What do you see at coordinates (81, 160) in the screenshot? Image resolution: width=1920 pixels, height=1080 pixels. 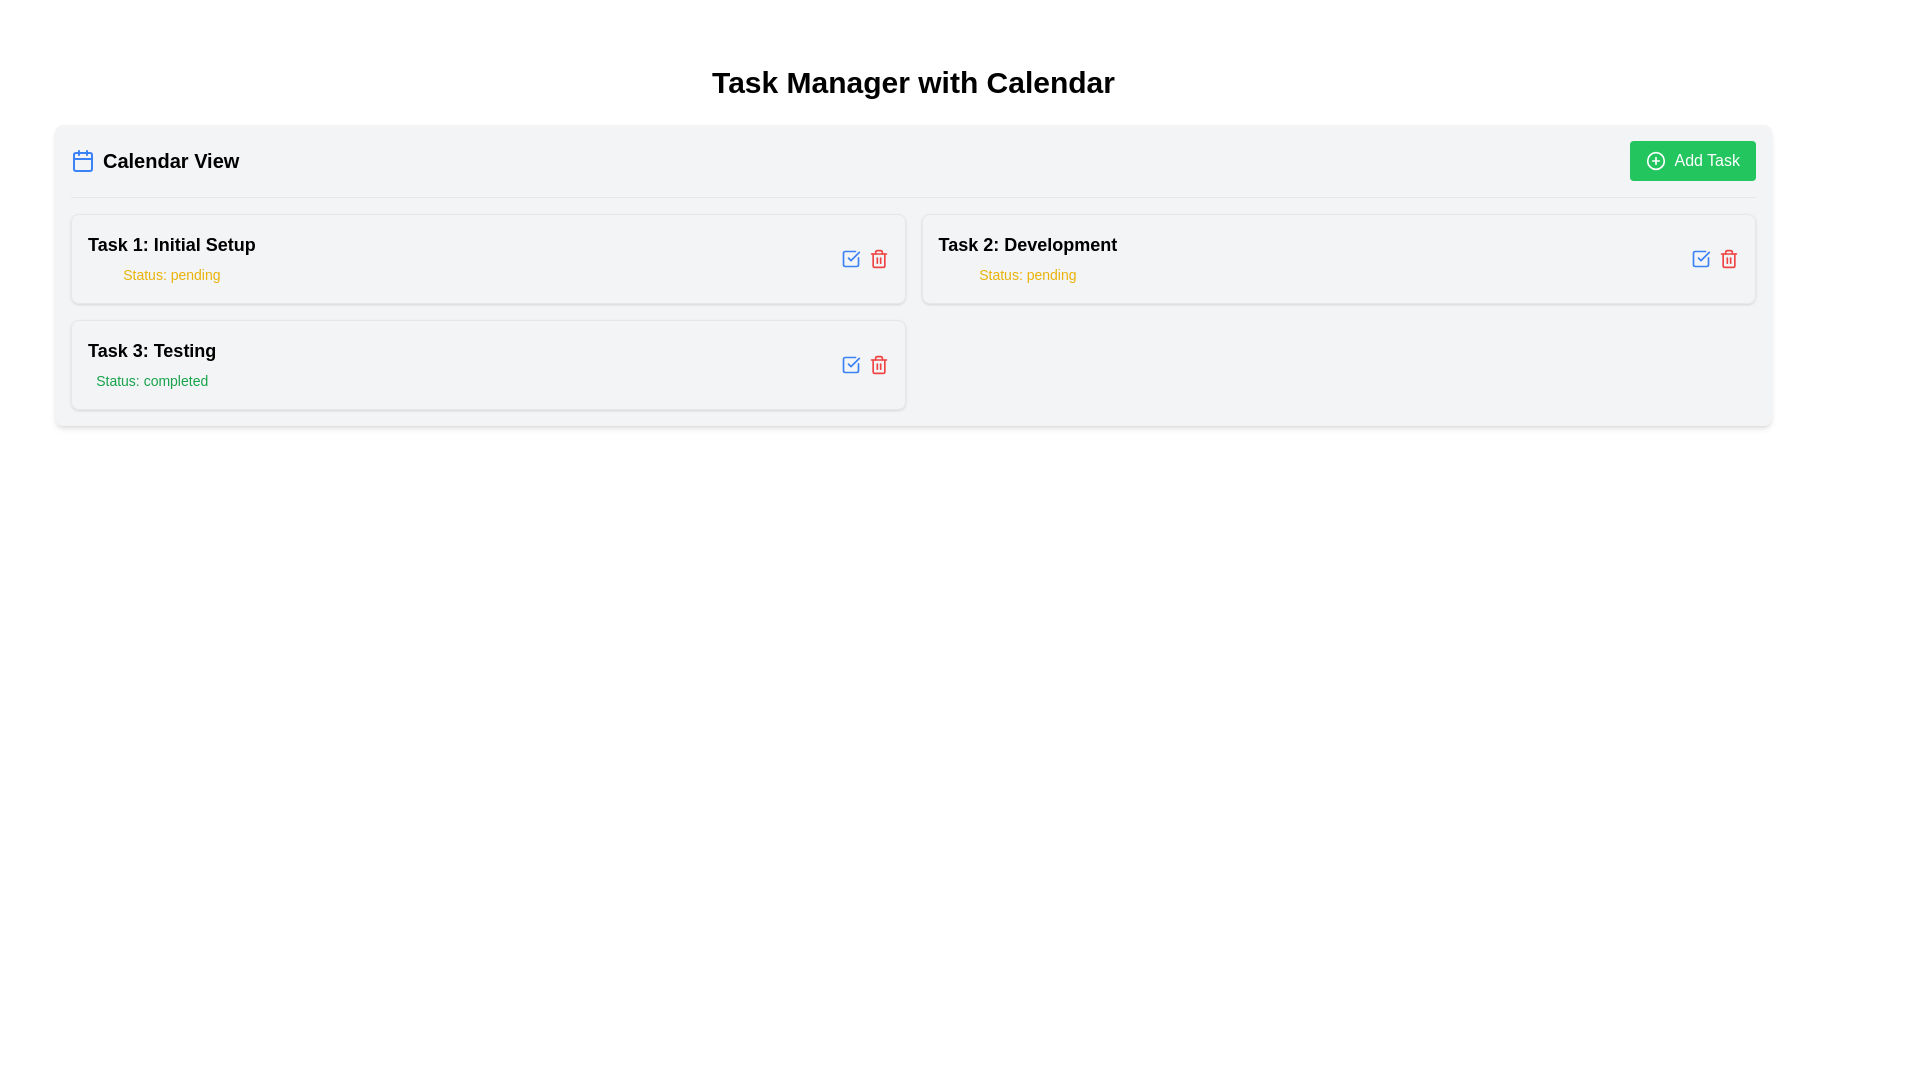 I see `the calendar icon characterized by a blue stroke, compact 24x24 pixel size, rounded corners, and two vertical lines at the top, located to the left of the 'Calendar View' text` at bounding box center [81, 160].